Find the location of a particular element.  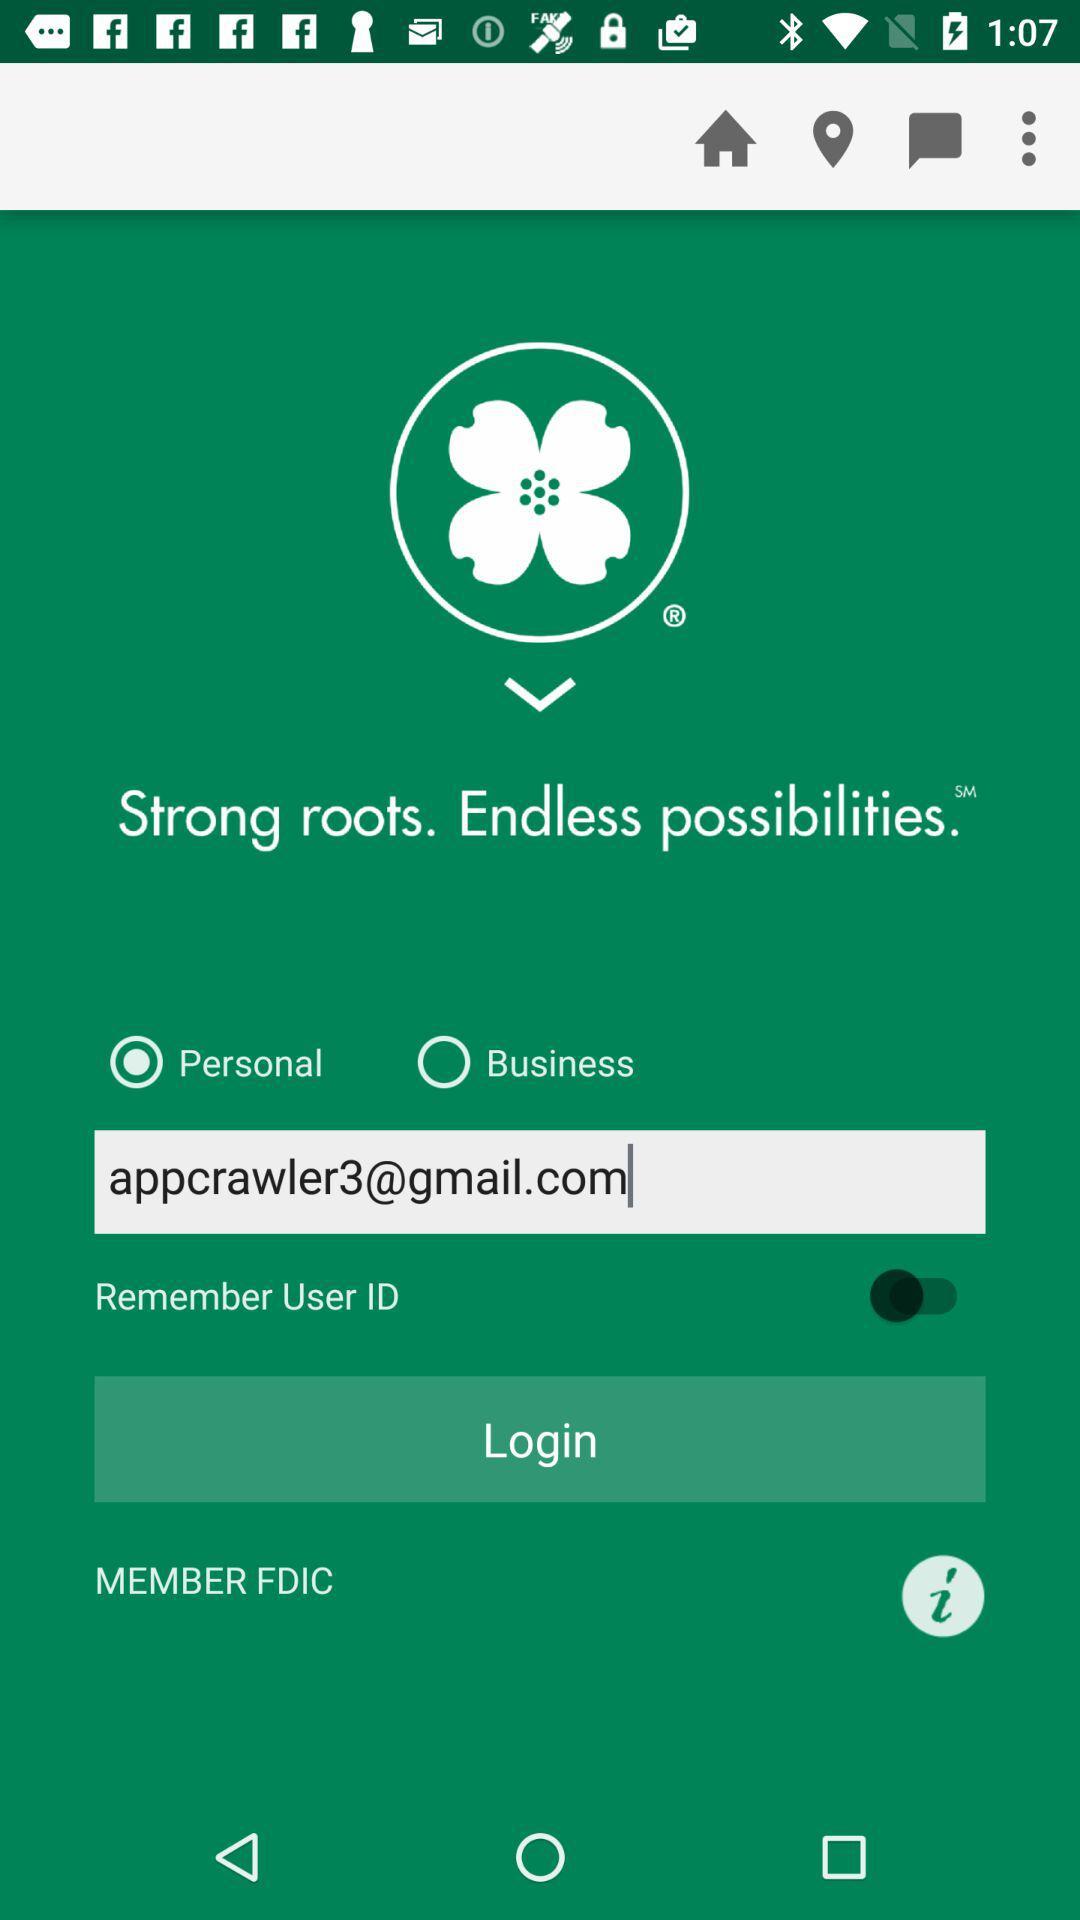

the info icon is located at coordinates (943, 1595).